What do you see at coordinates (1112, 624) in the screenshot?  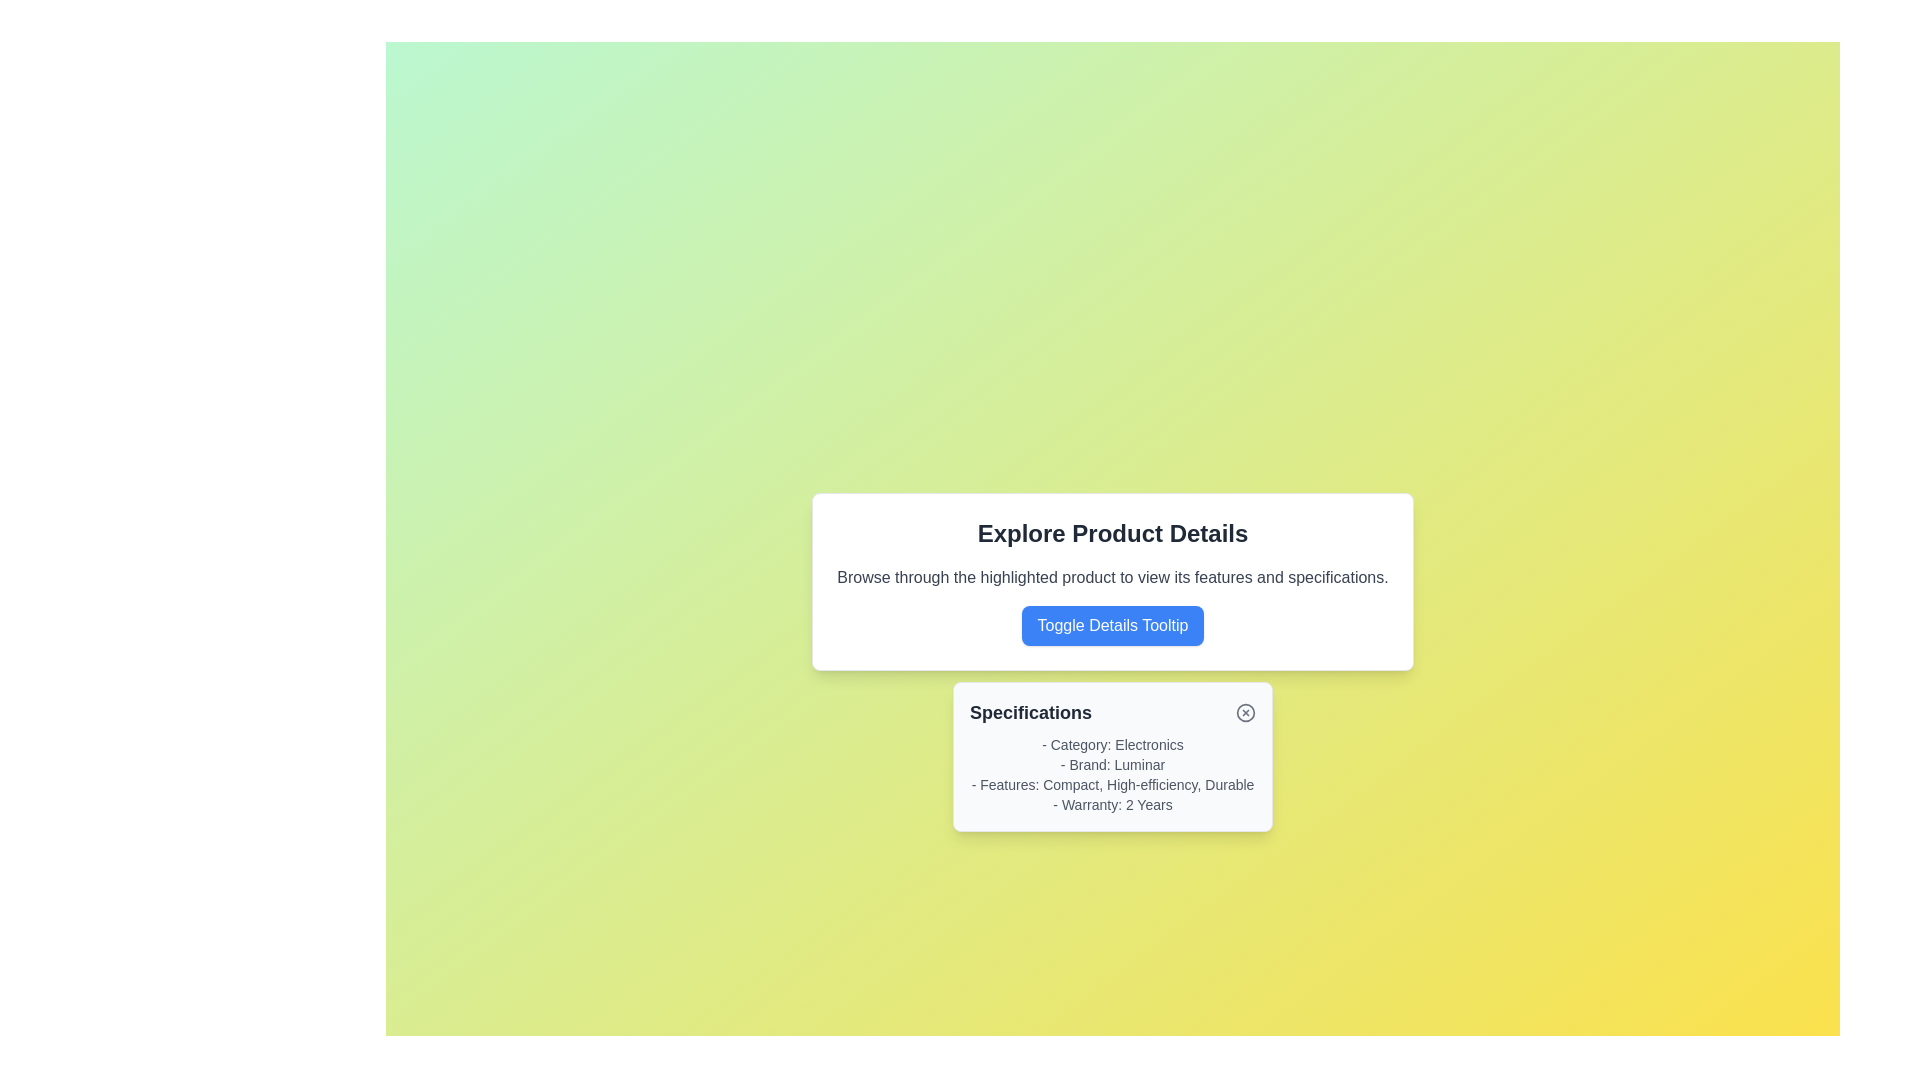 I see `the button that toggles the visibility of the tooltip providing product specifications, which is located below the text 'Browse through the highlighted product` at bounding box center [1112, 624].